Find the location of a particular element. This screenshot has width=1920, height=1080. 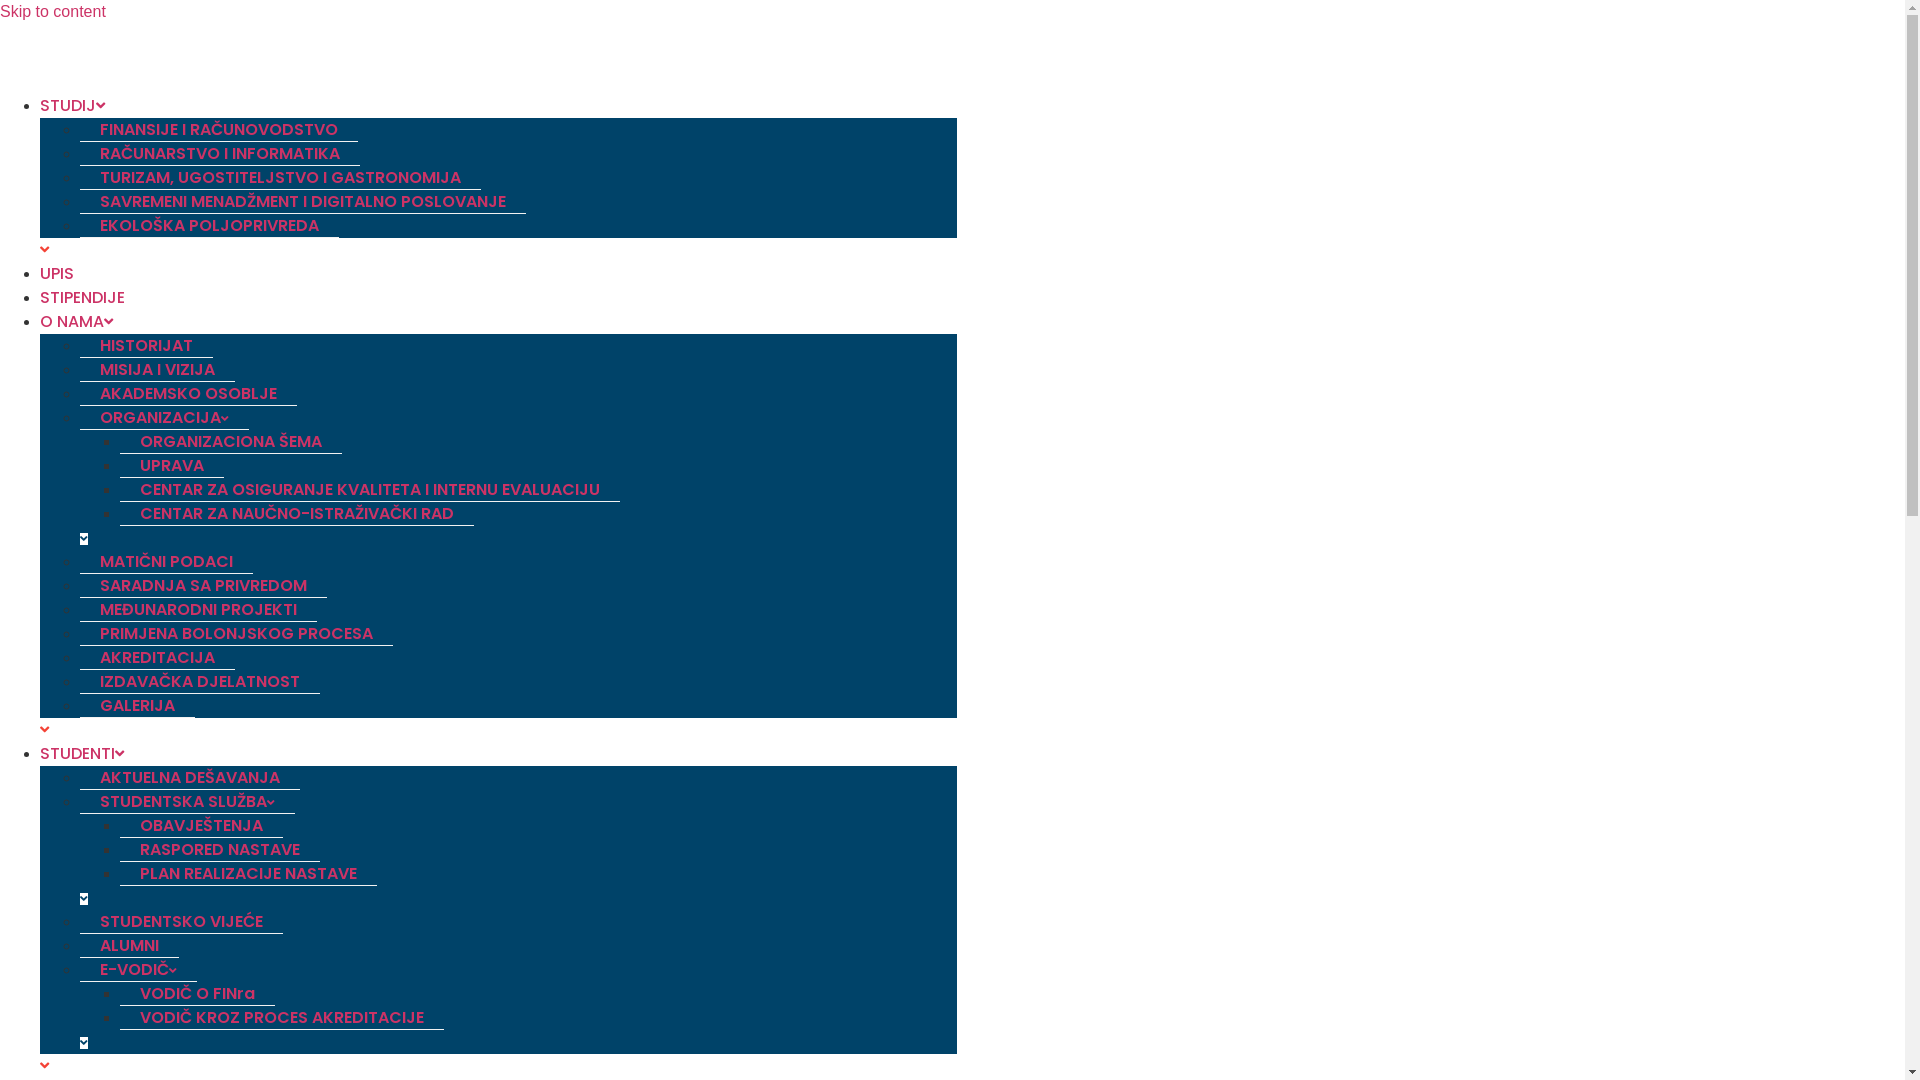

'UPRAVA' is located at coordinates (172, 466).